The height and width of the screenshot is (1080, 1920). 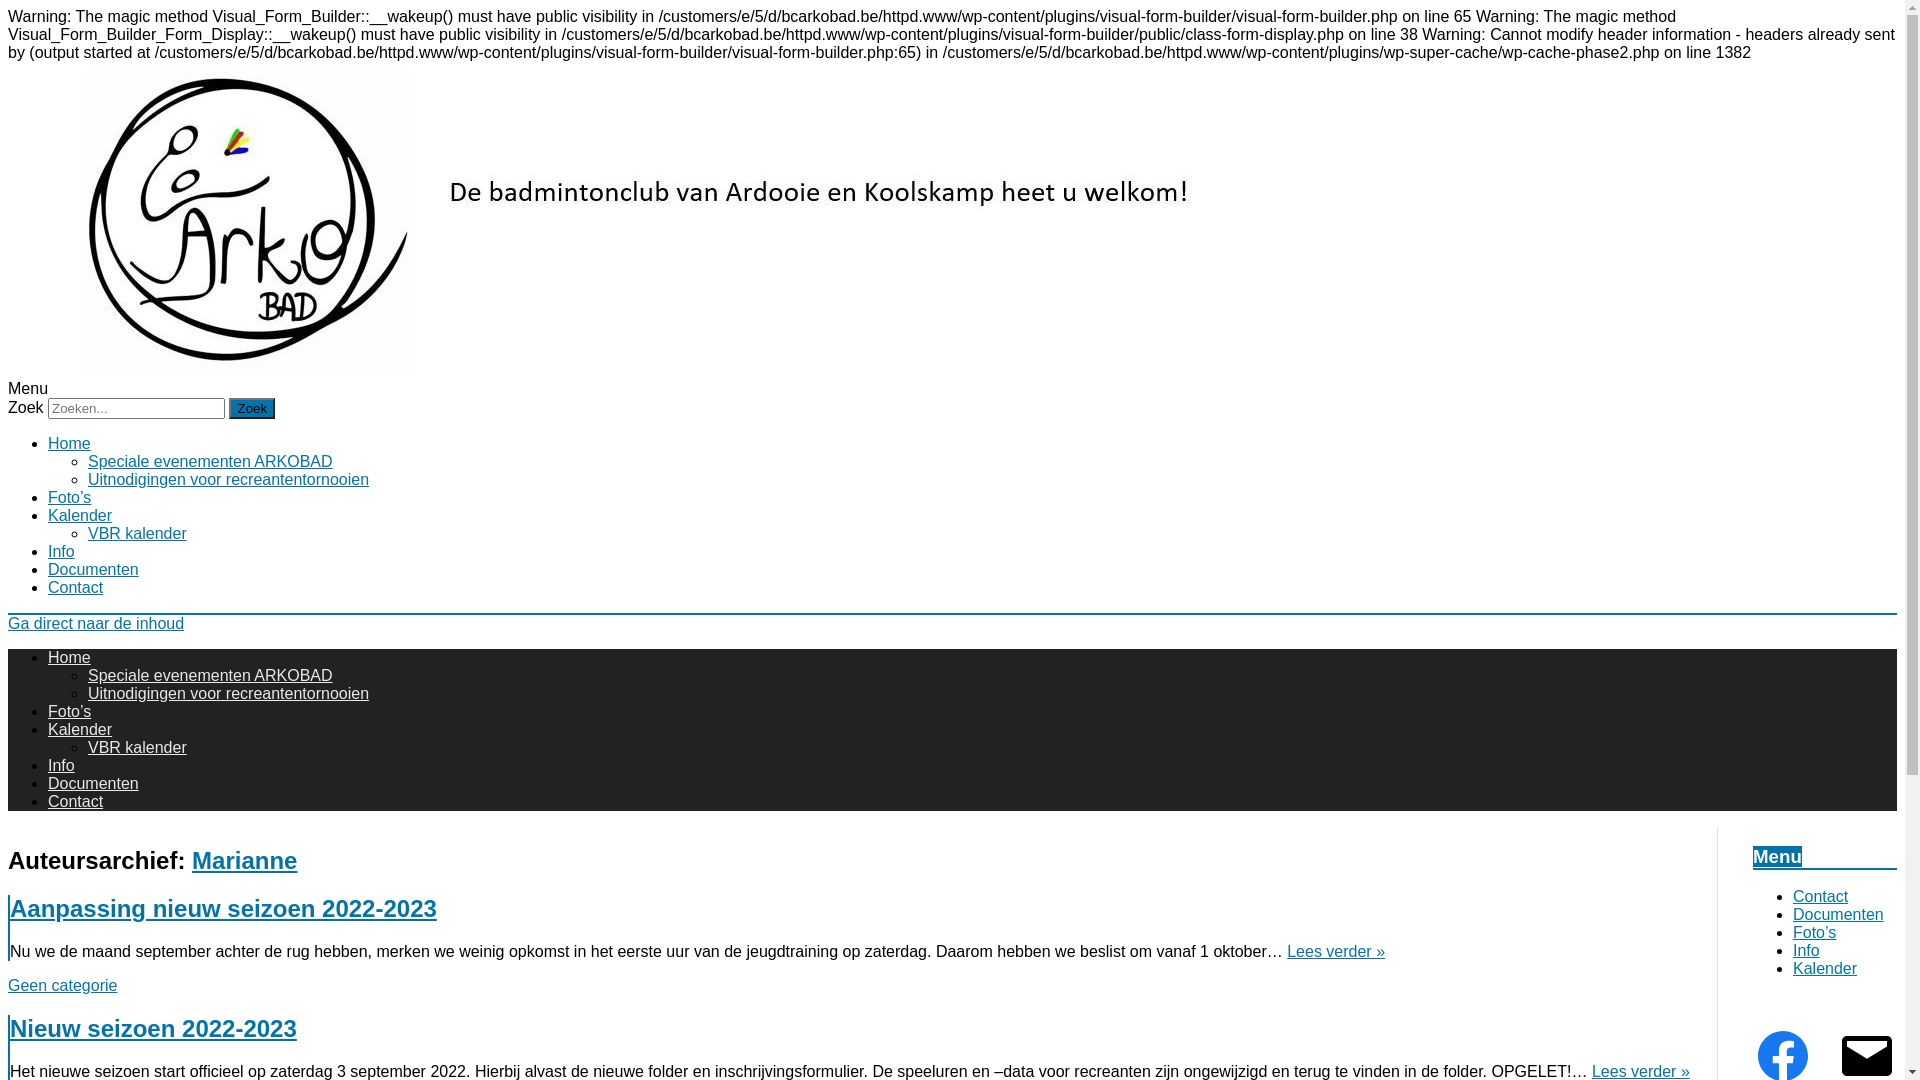 I want to click on 'Marianne', so click(x=243, y=859).